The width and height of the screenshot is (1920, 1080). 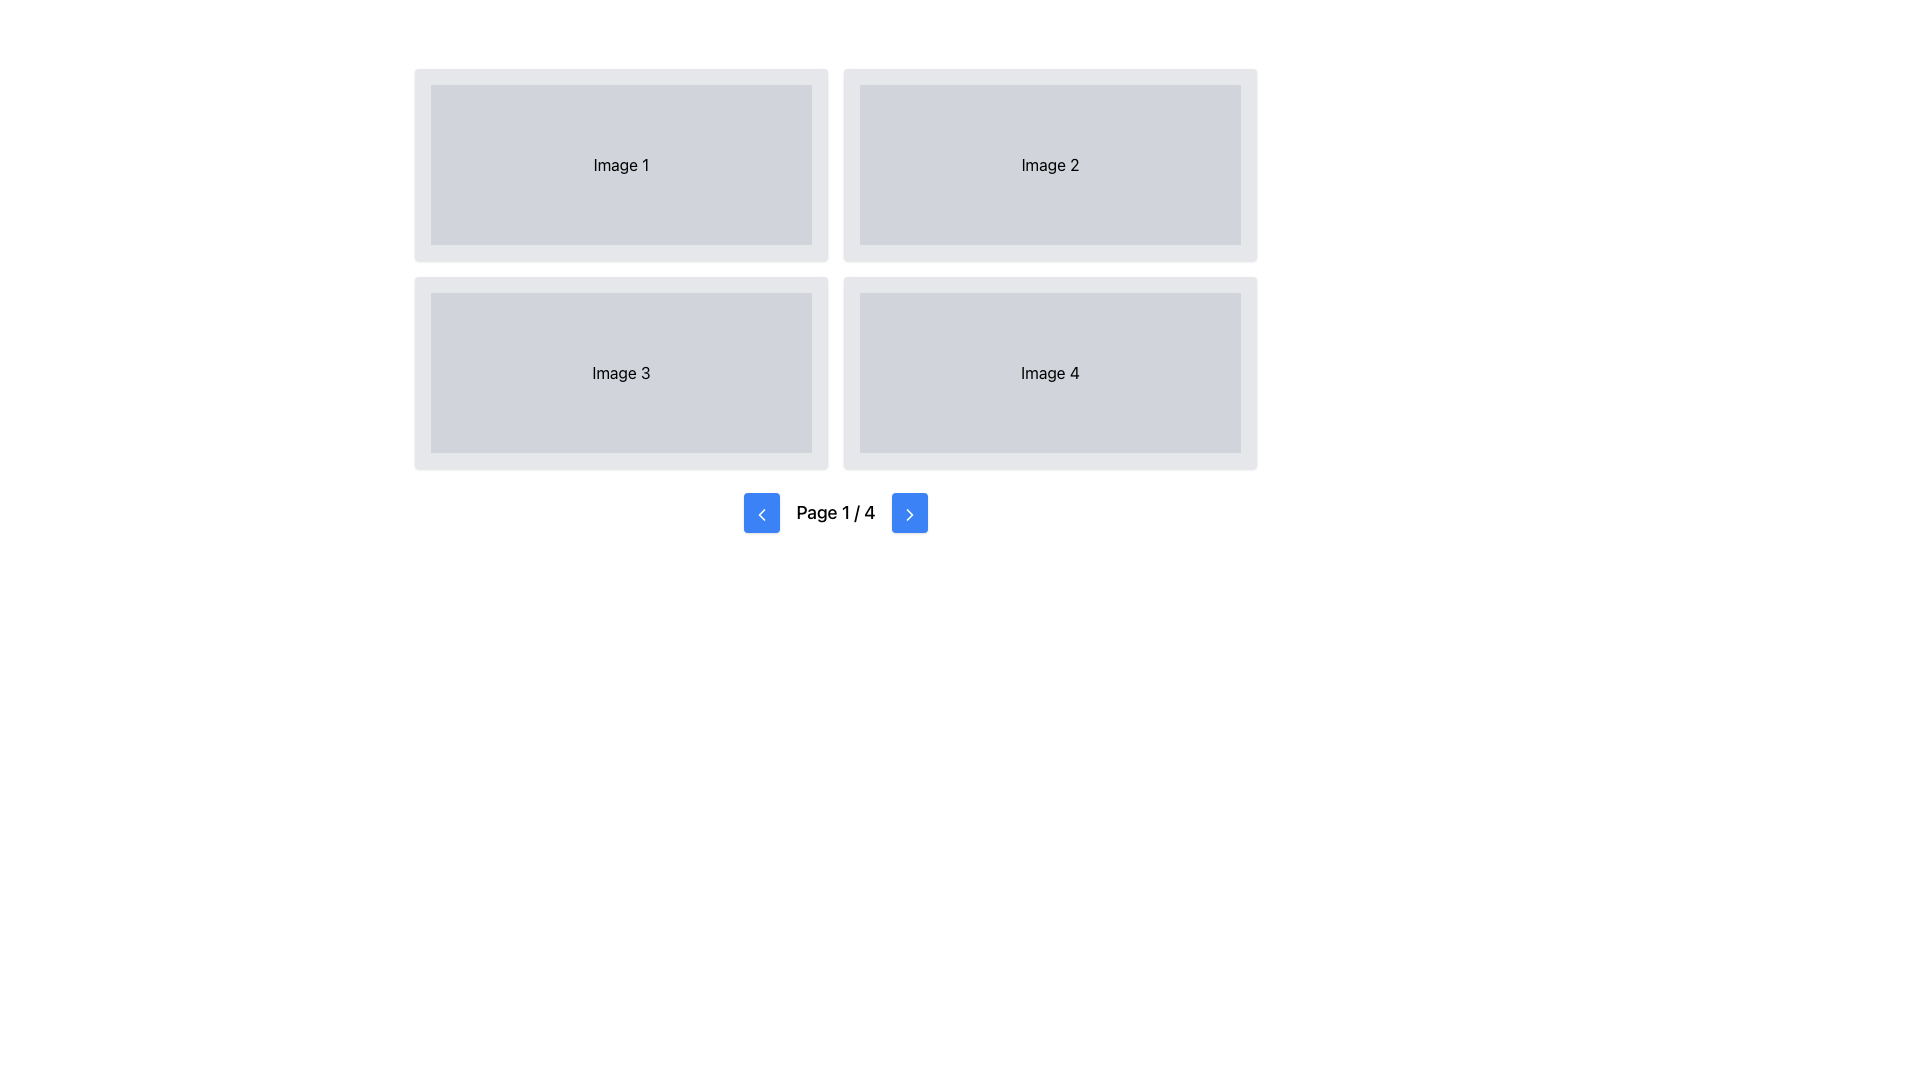 What do you see at coordinates (620, 373) in the screenshot?
I see `the Static display card representing 'Image 3', located in the second row and first column of a 2x2 grid layout` at bounding box center [620, 373].